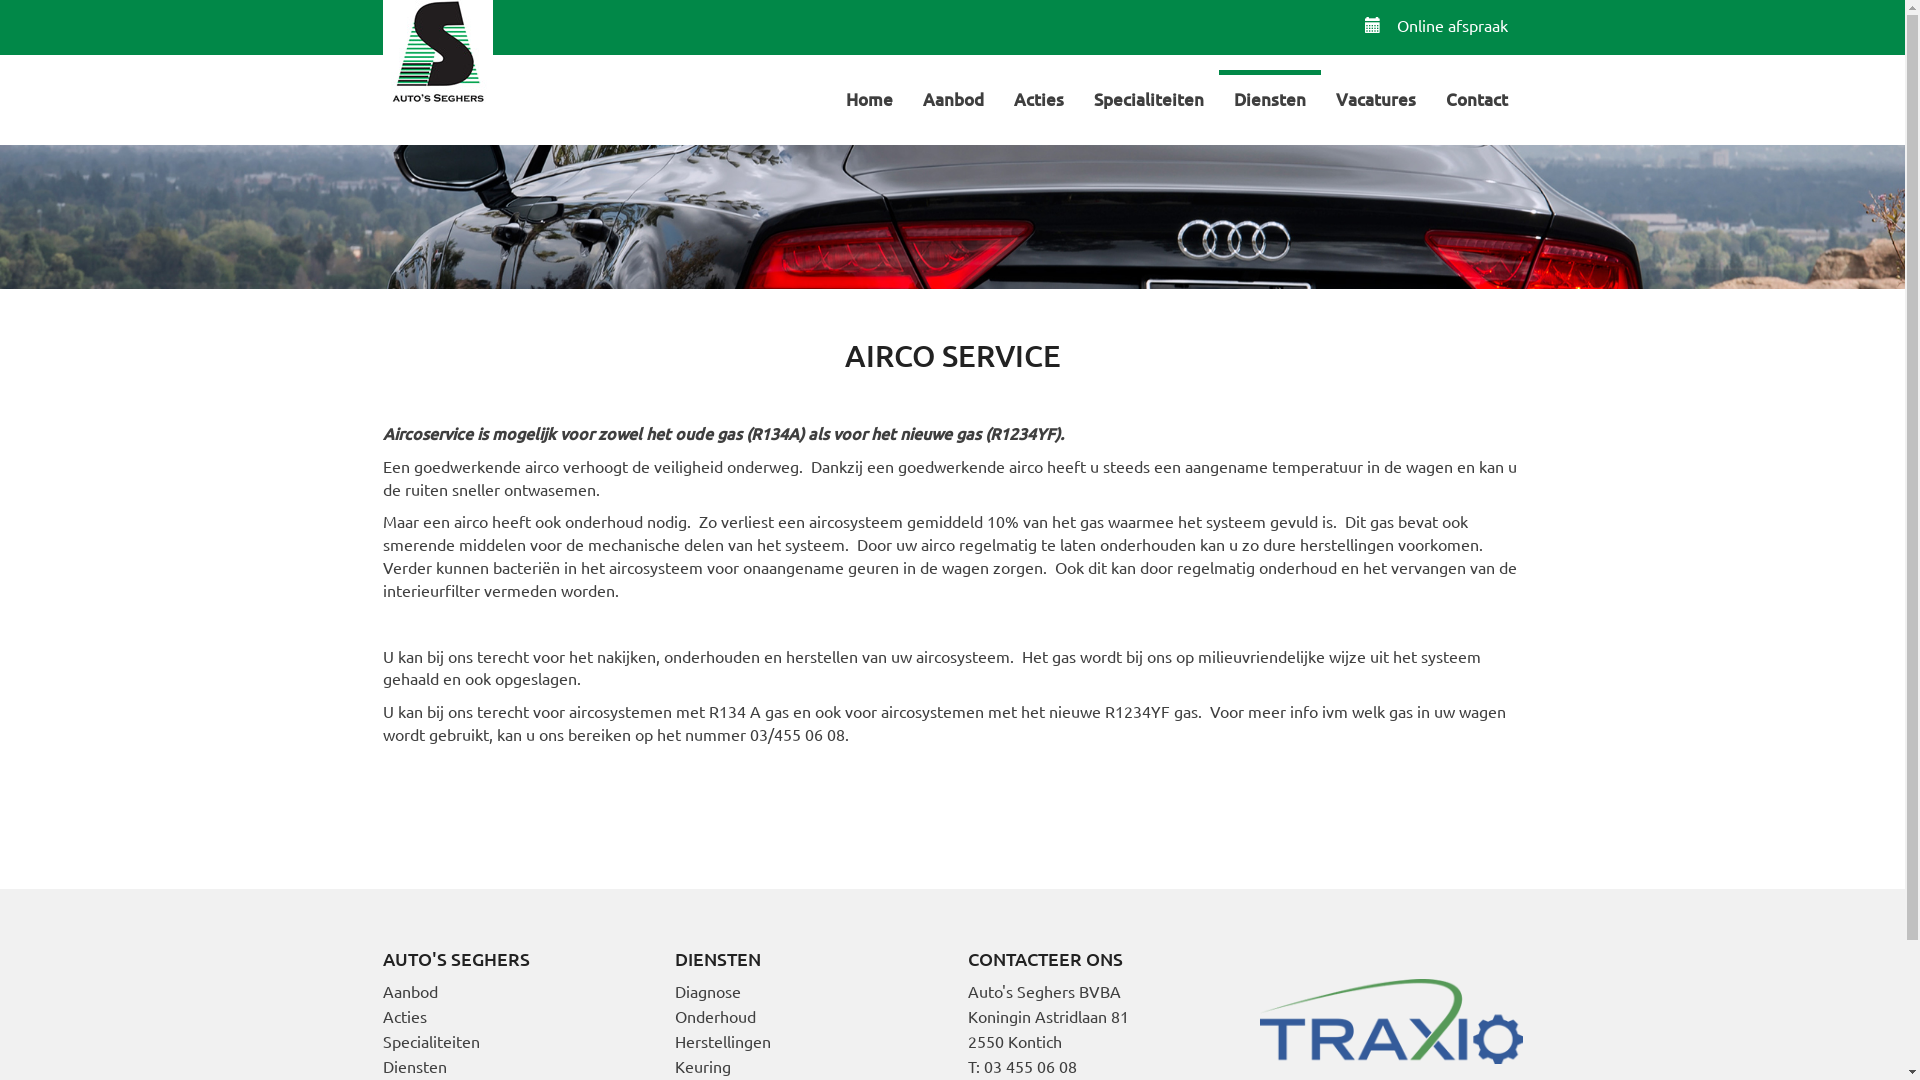  I want to click on 'Lid van Traxio', so click(1390, 1018).